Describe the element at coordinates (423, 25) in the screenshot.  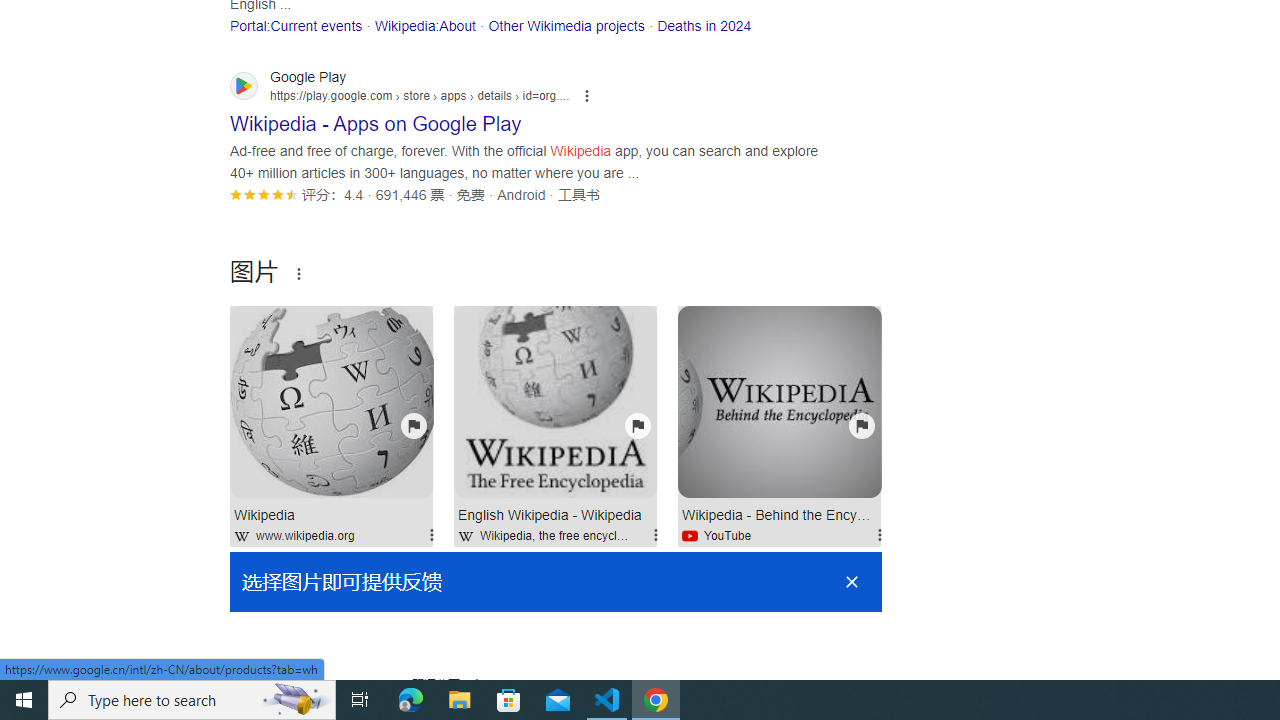
I see `'Wikipedia:About'` at that location.